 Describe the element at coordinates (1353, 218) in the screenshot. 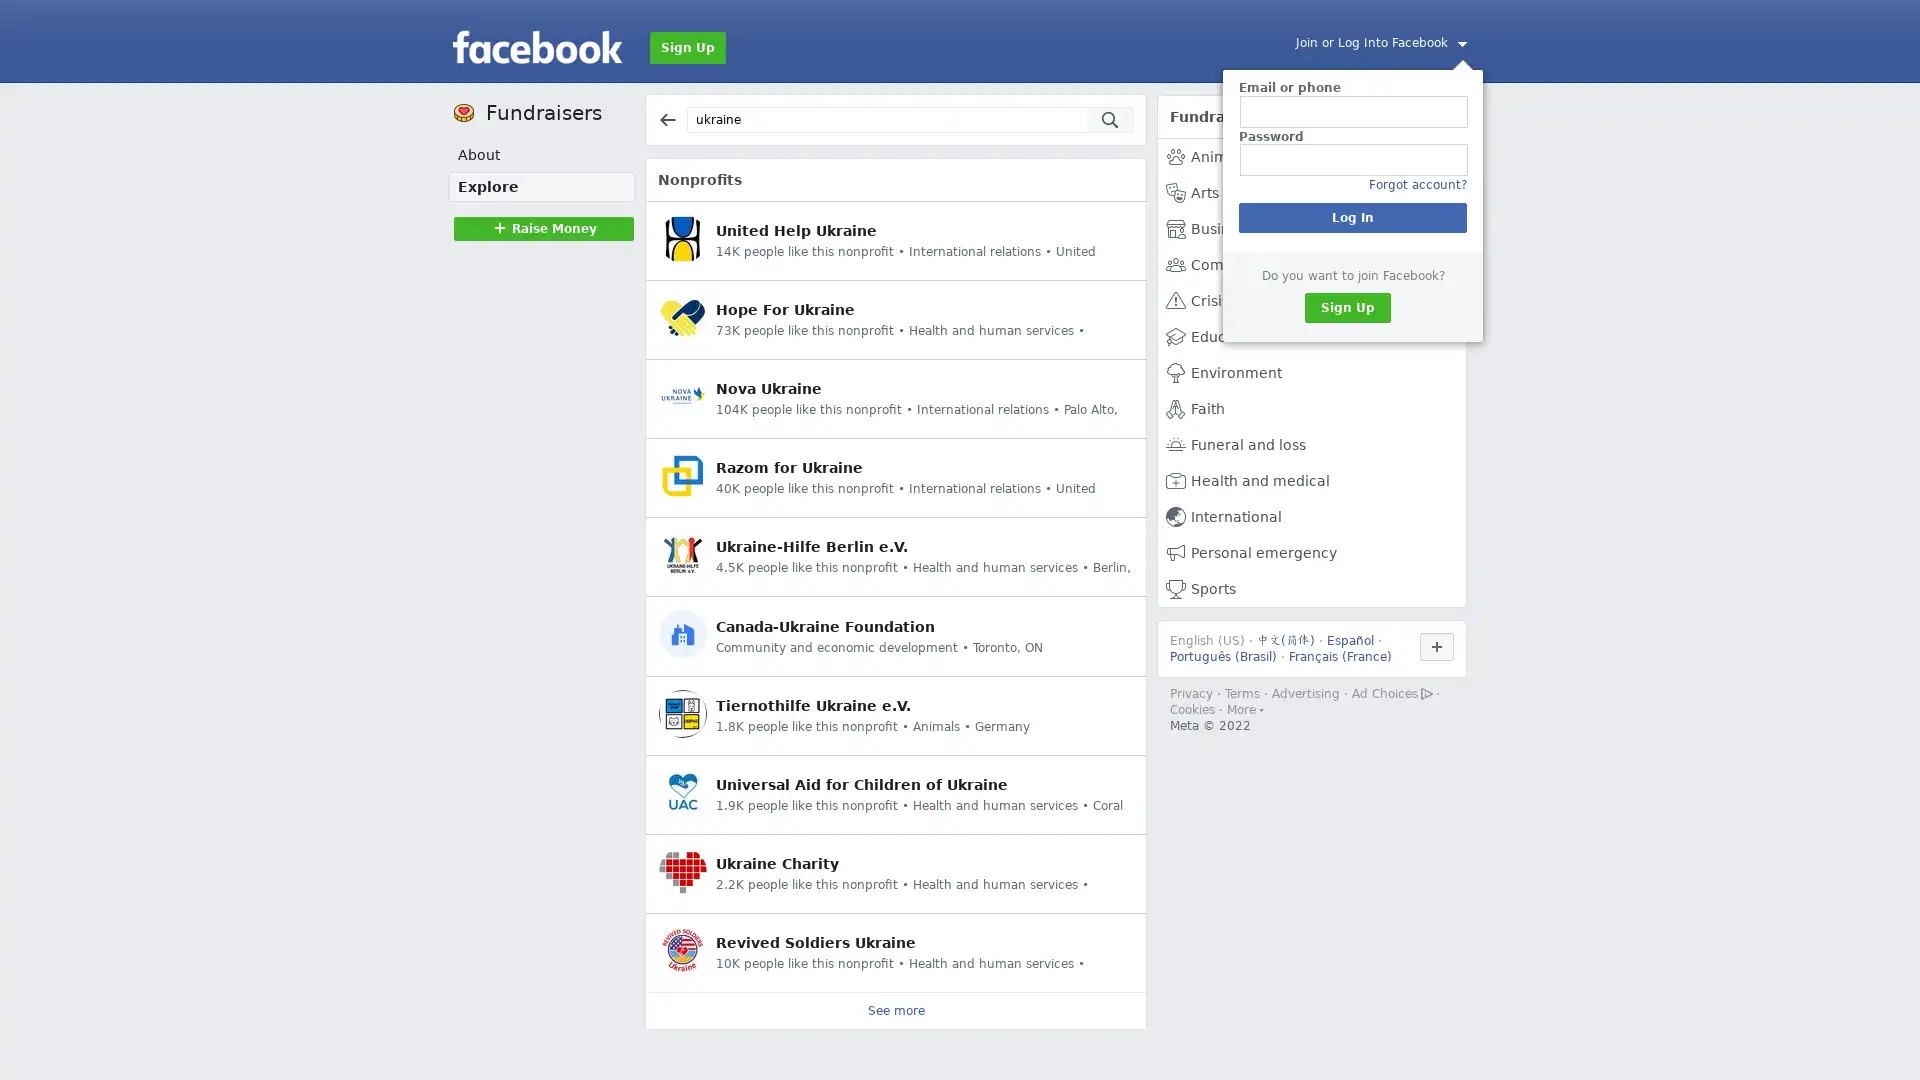

I see `Log In` at that location.